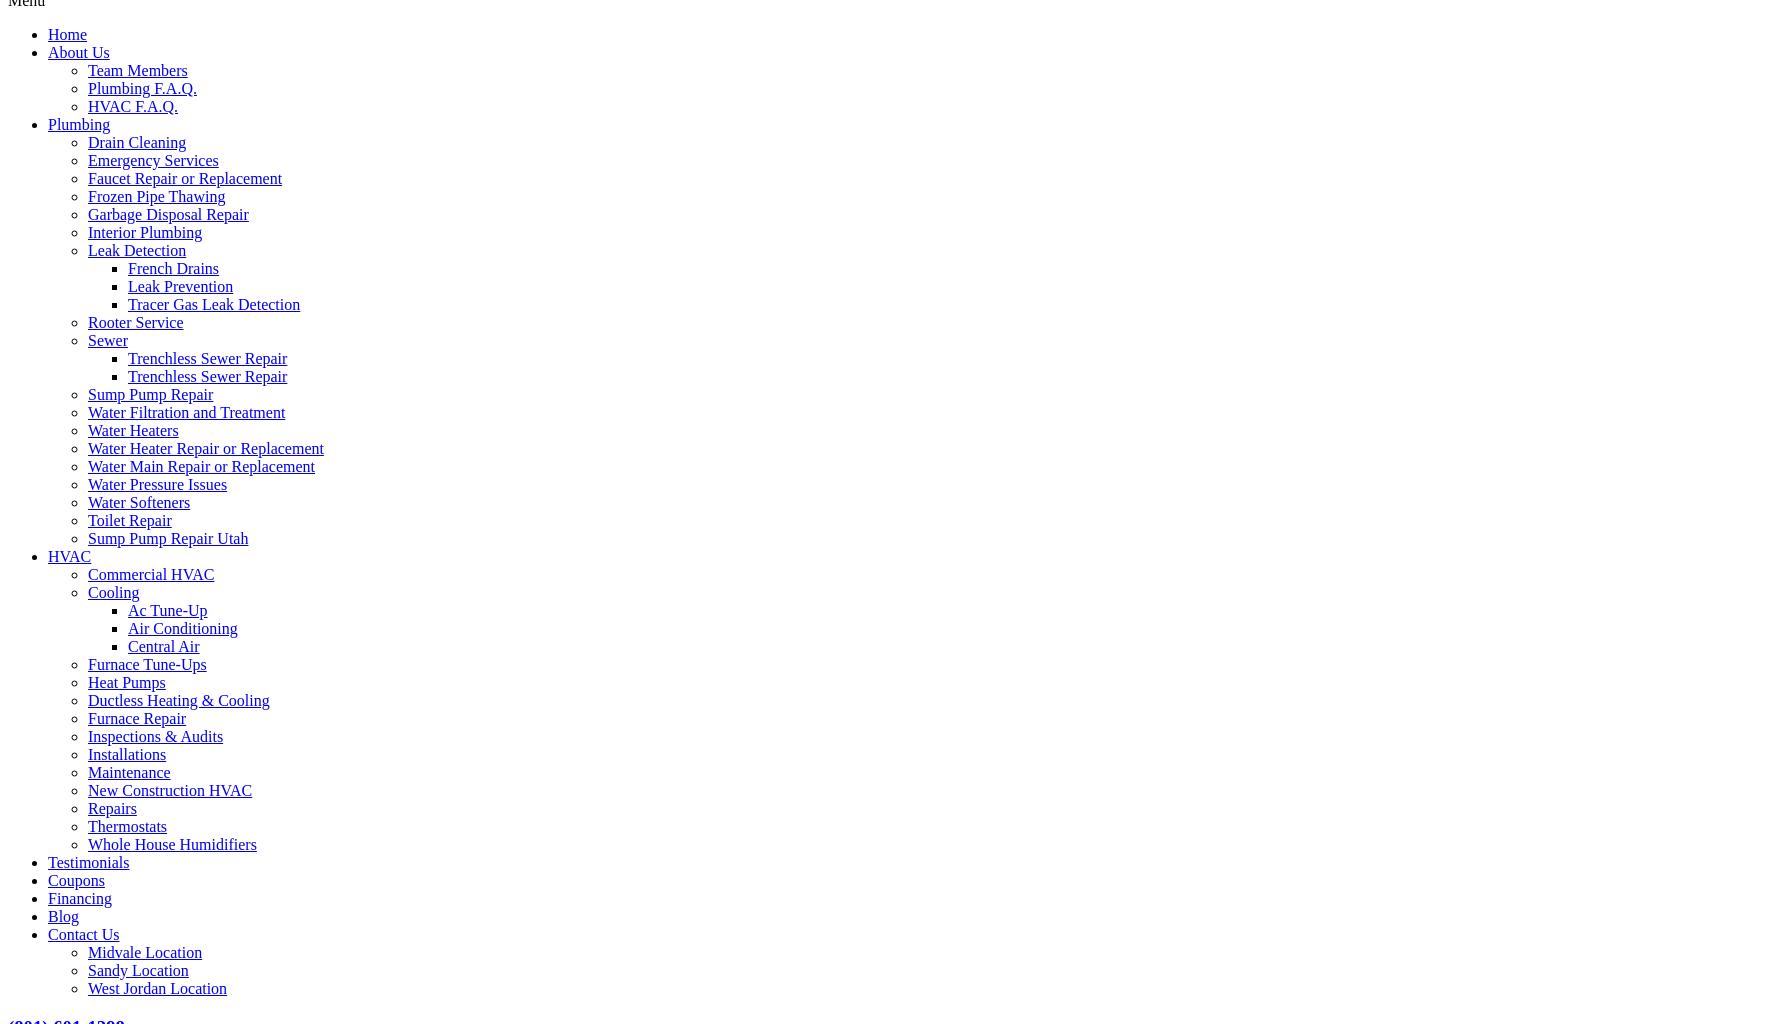 The width and height of the screenshot is (1772, 1024). I want to click on 'Water Main Repair or Replacement', so click(201, 465).